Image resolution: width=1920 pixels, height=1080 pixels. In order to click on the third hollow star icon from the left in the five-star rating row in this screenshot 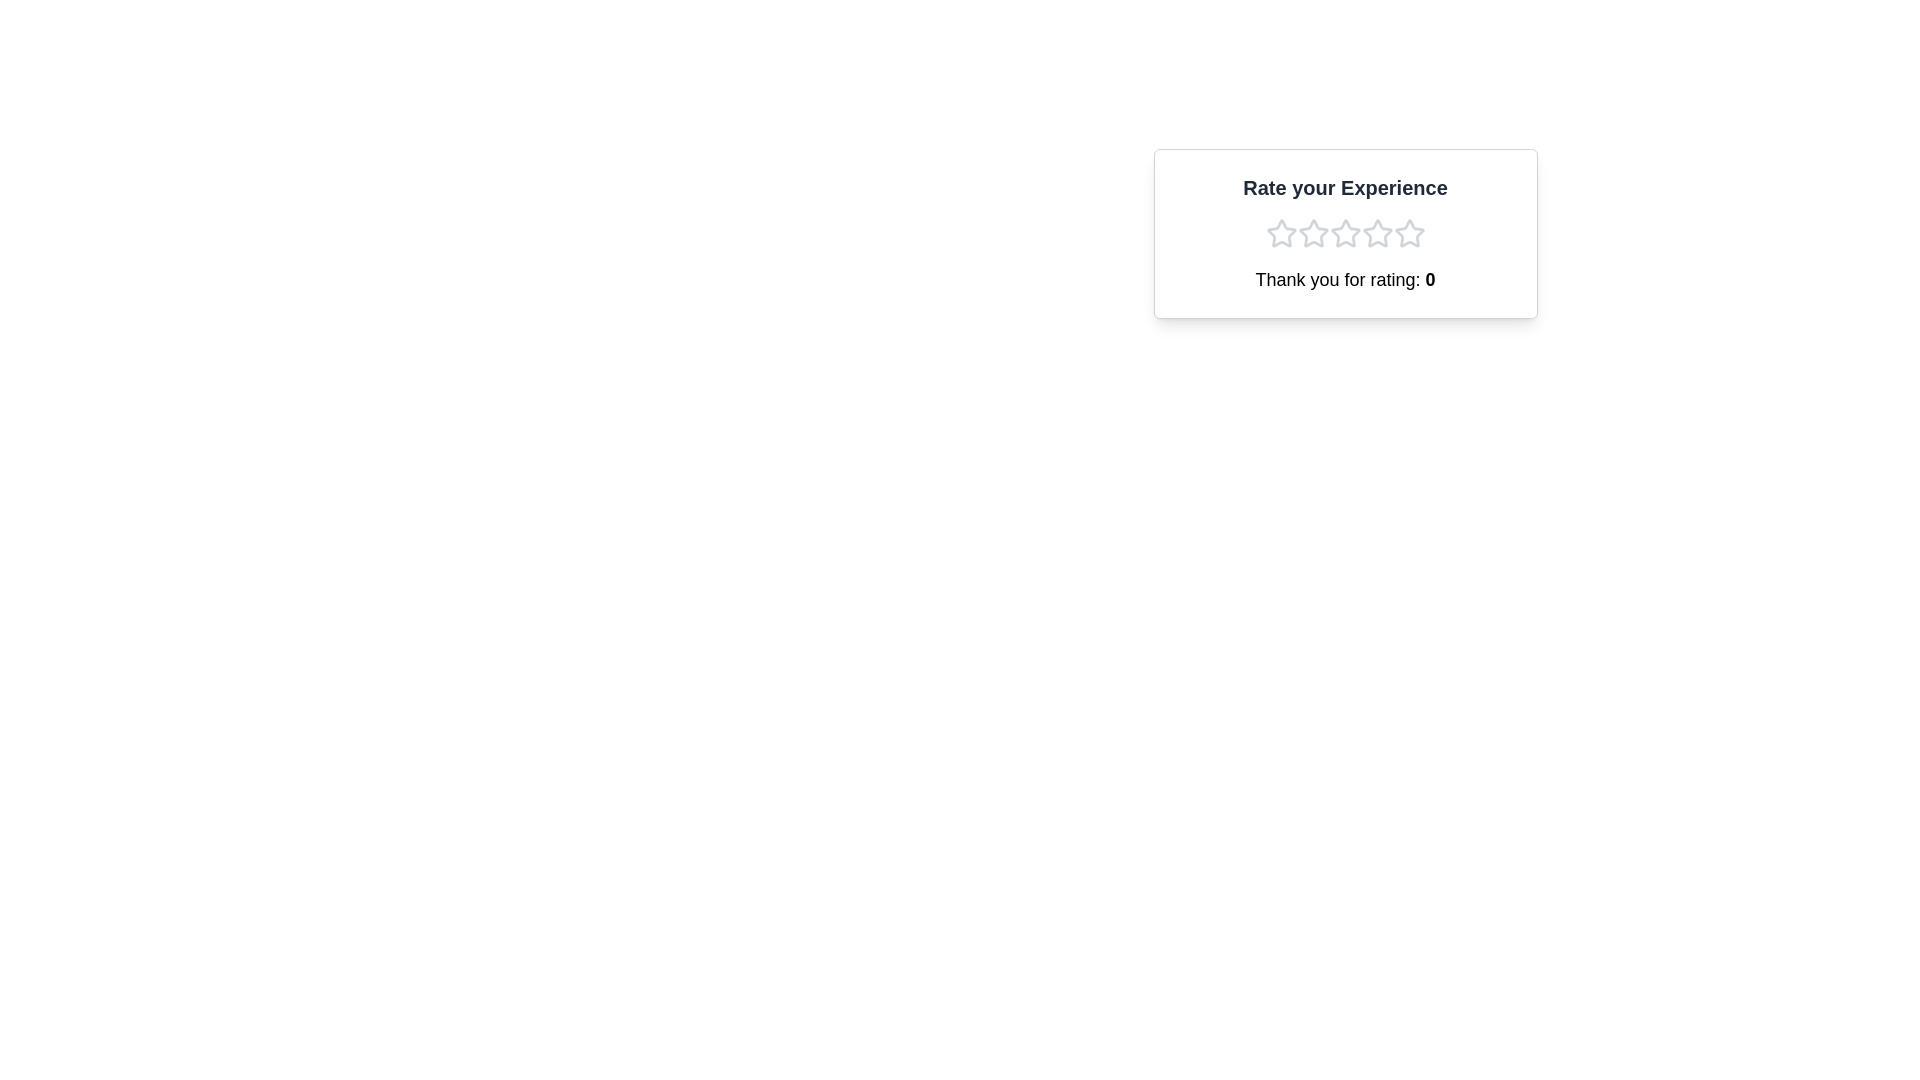, I will do `click(1345, 232)`.